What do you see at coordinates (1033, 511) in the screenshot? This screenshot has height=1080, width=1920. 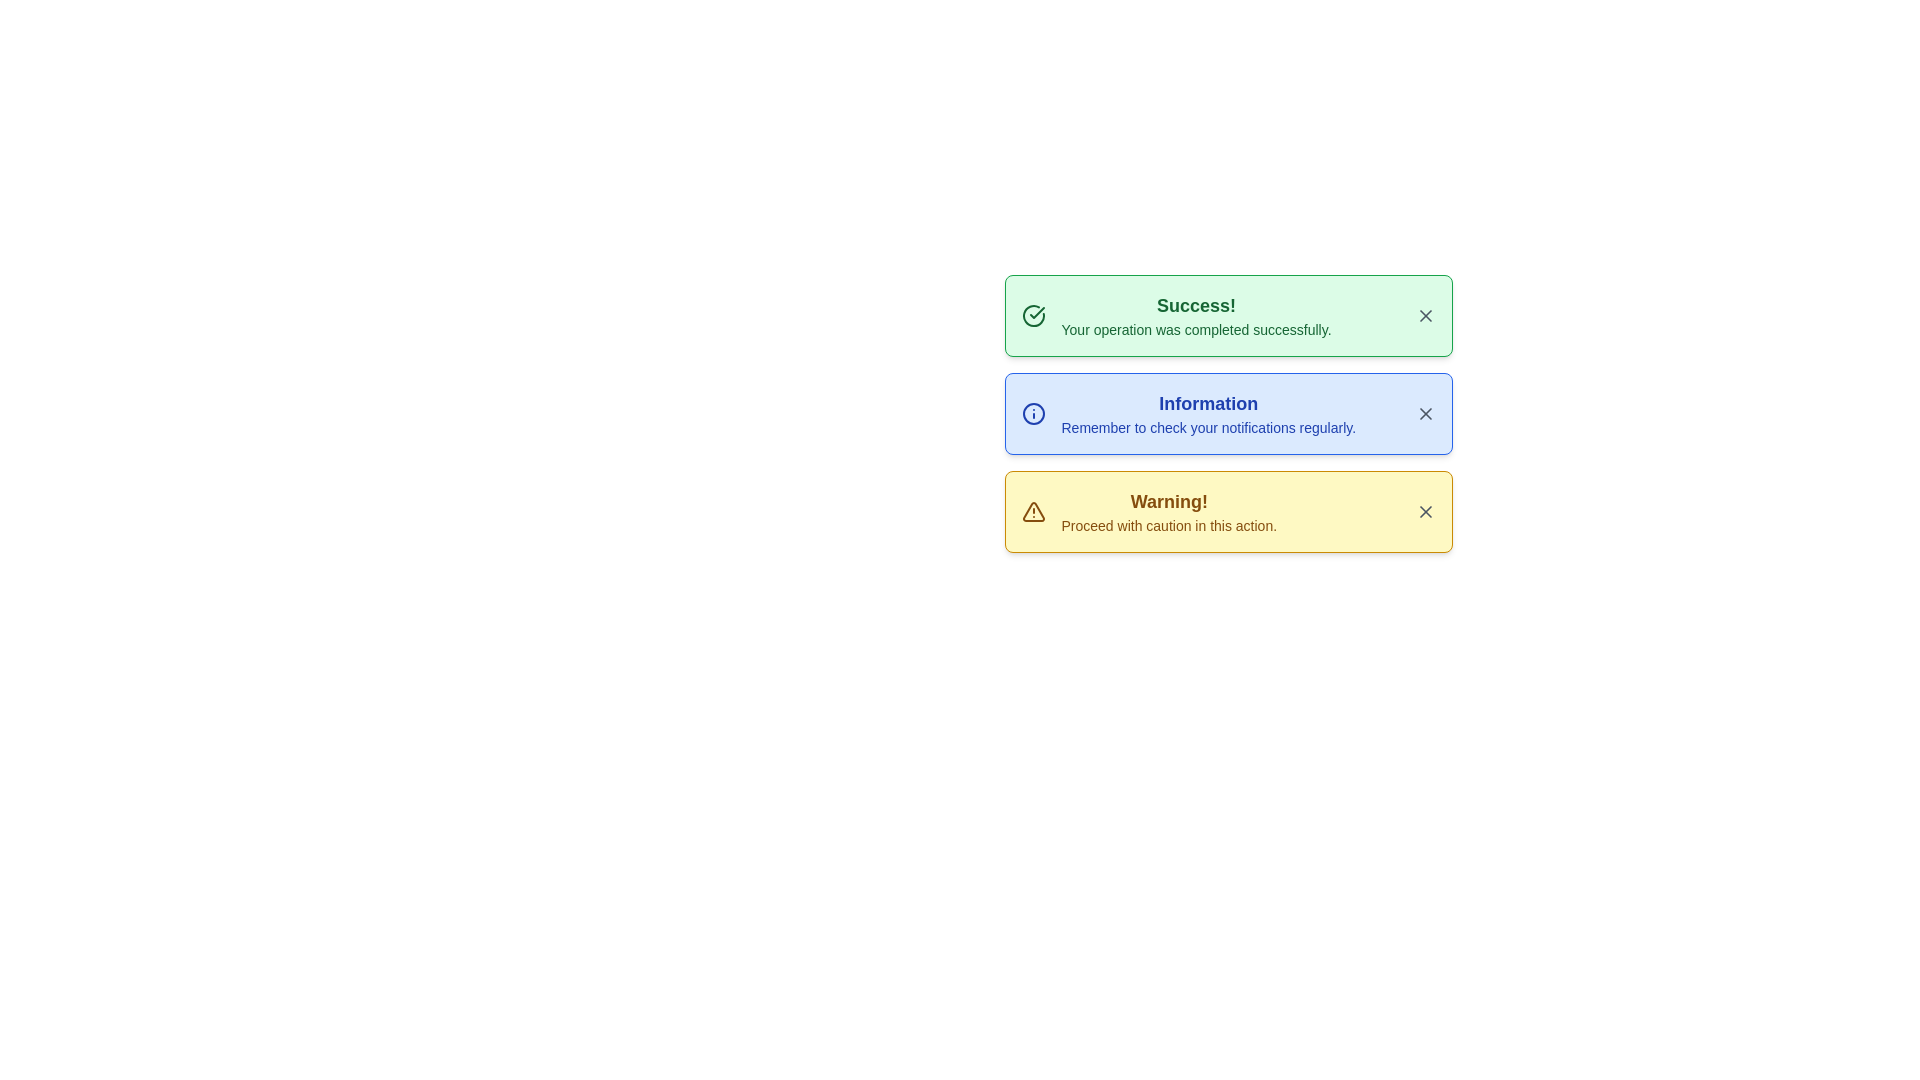 I see `the triangular warning icon with a yellow background and an exclamation mark at its center, located in the bottom-left corner of the alert box titled 'Warning!'` at bounding box center [1033, 511].